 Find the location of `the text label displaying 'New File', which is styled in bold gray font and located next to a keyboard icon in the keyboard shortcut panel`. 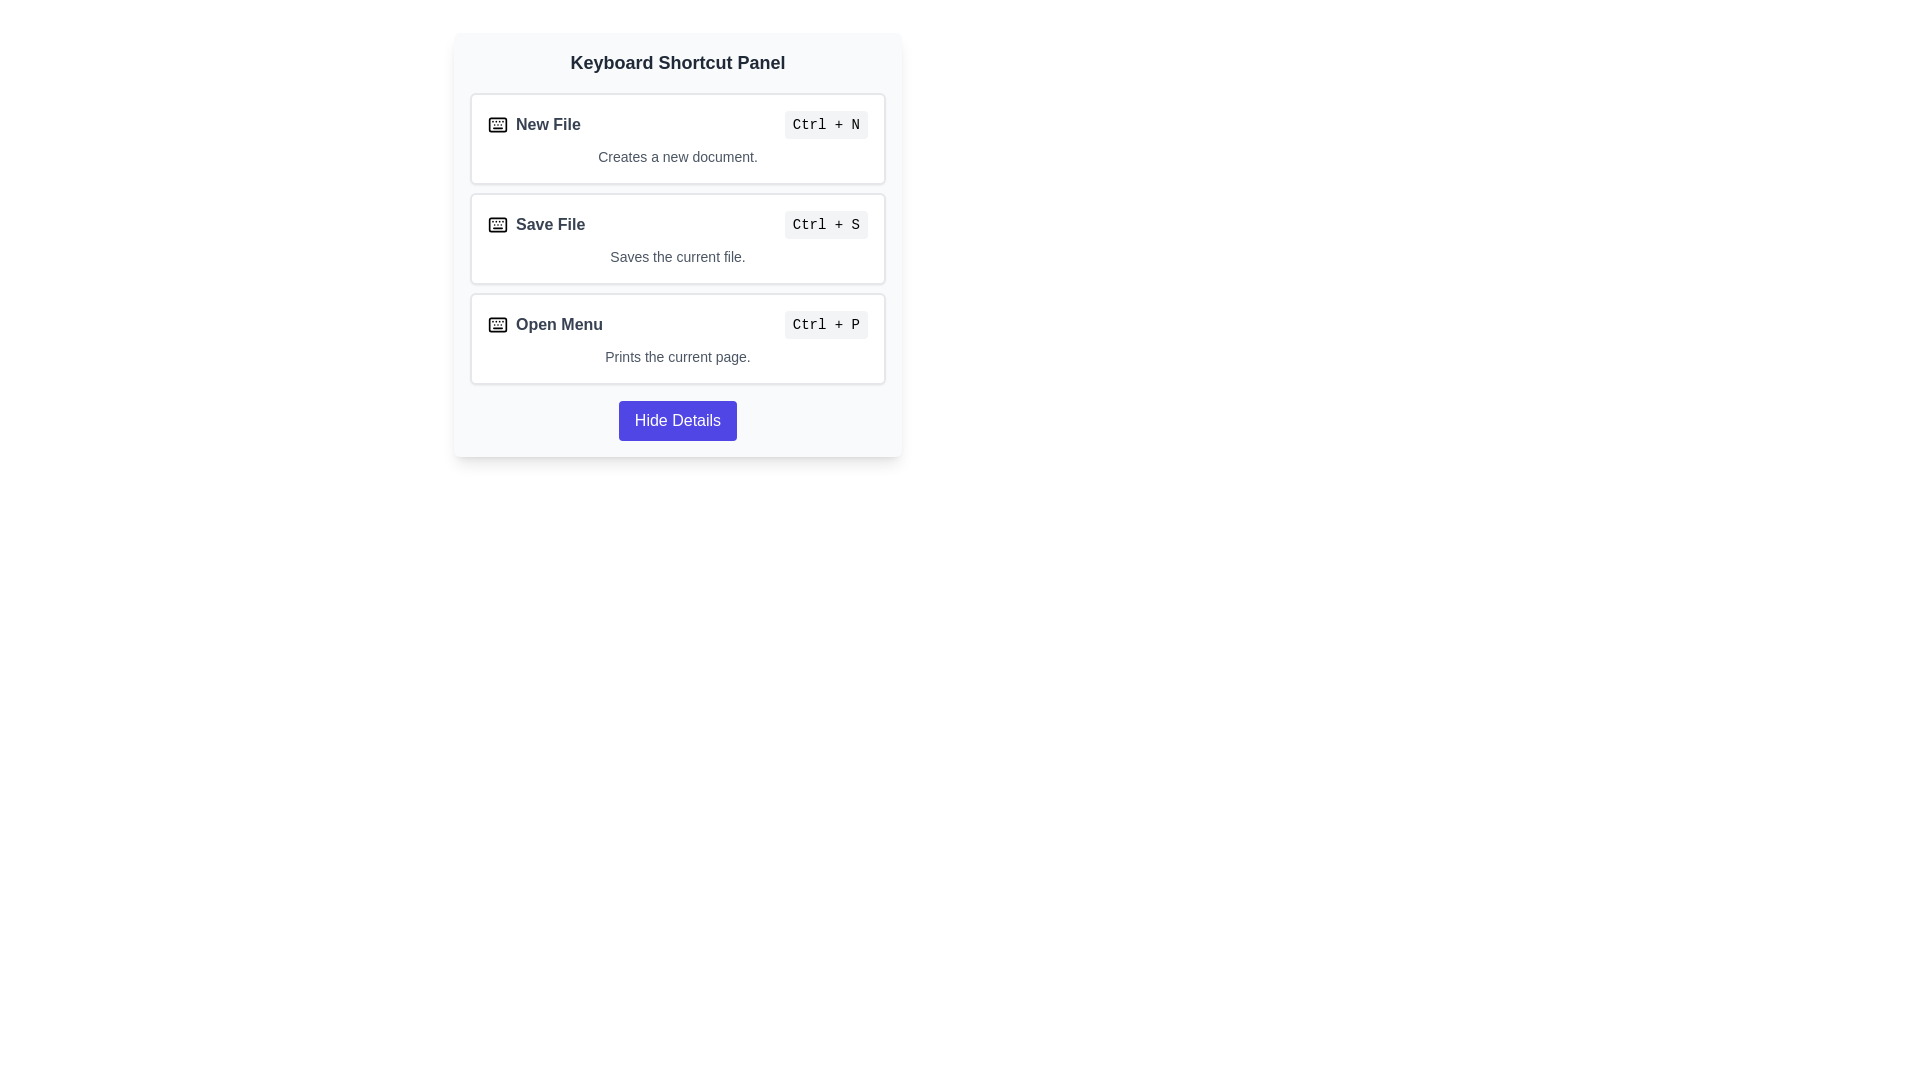

the text label displaying 'New File', which is styled in bold gray font and located next to a keyboard icon in the keyboard shortcut panel is located at coordinates (548, 124).